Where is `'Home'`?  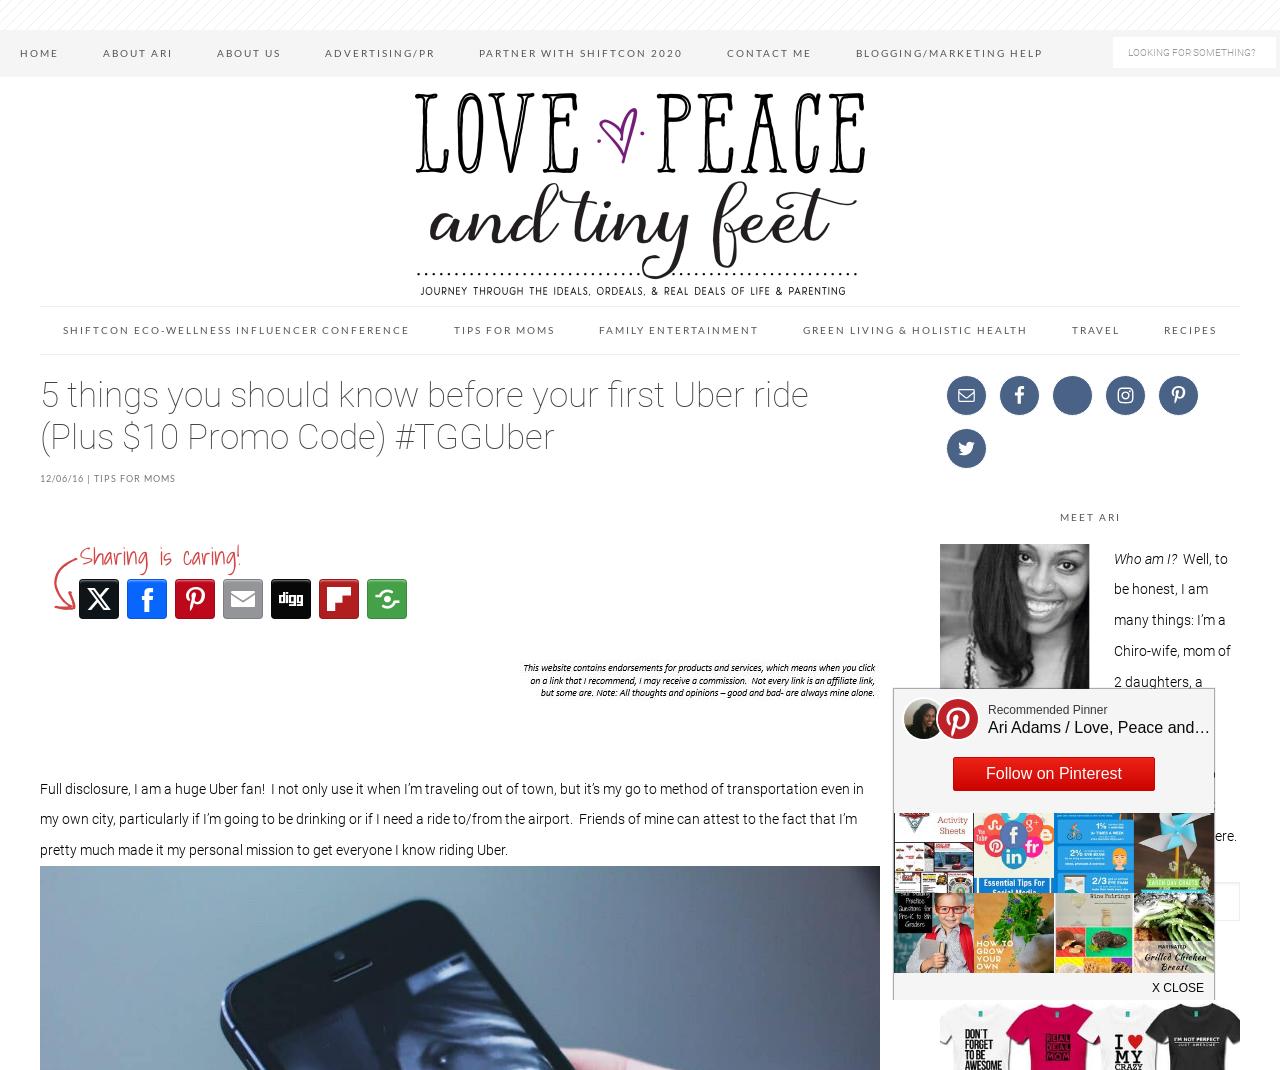
'Home' is located at coordinates (39, 51).